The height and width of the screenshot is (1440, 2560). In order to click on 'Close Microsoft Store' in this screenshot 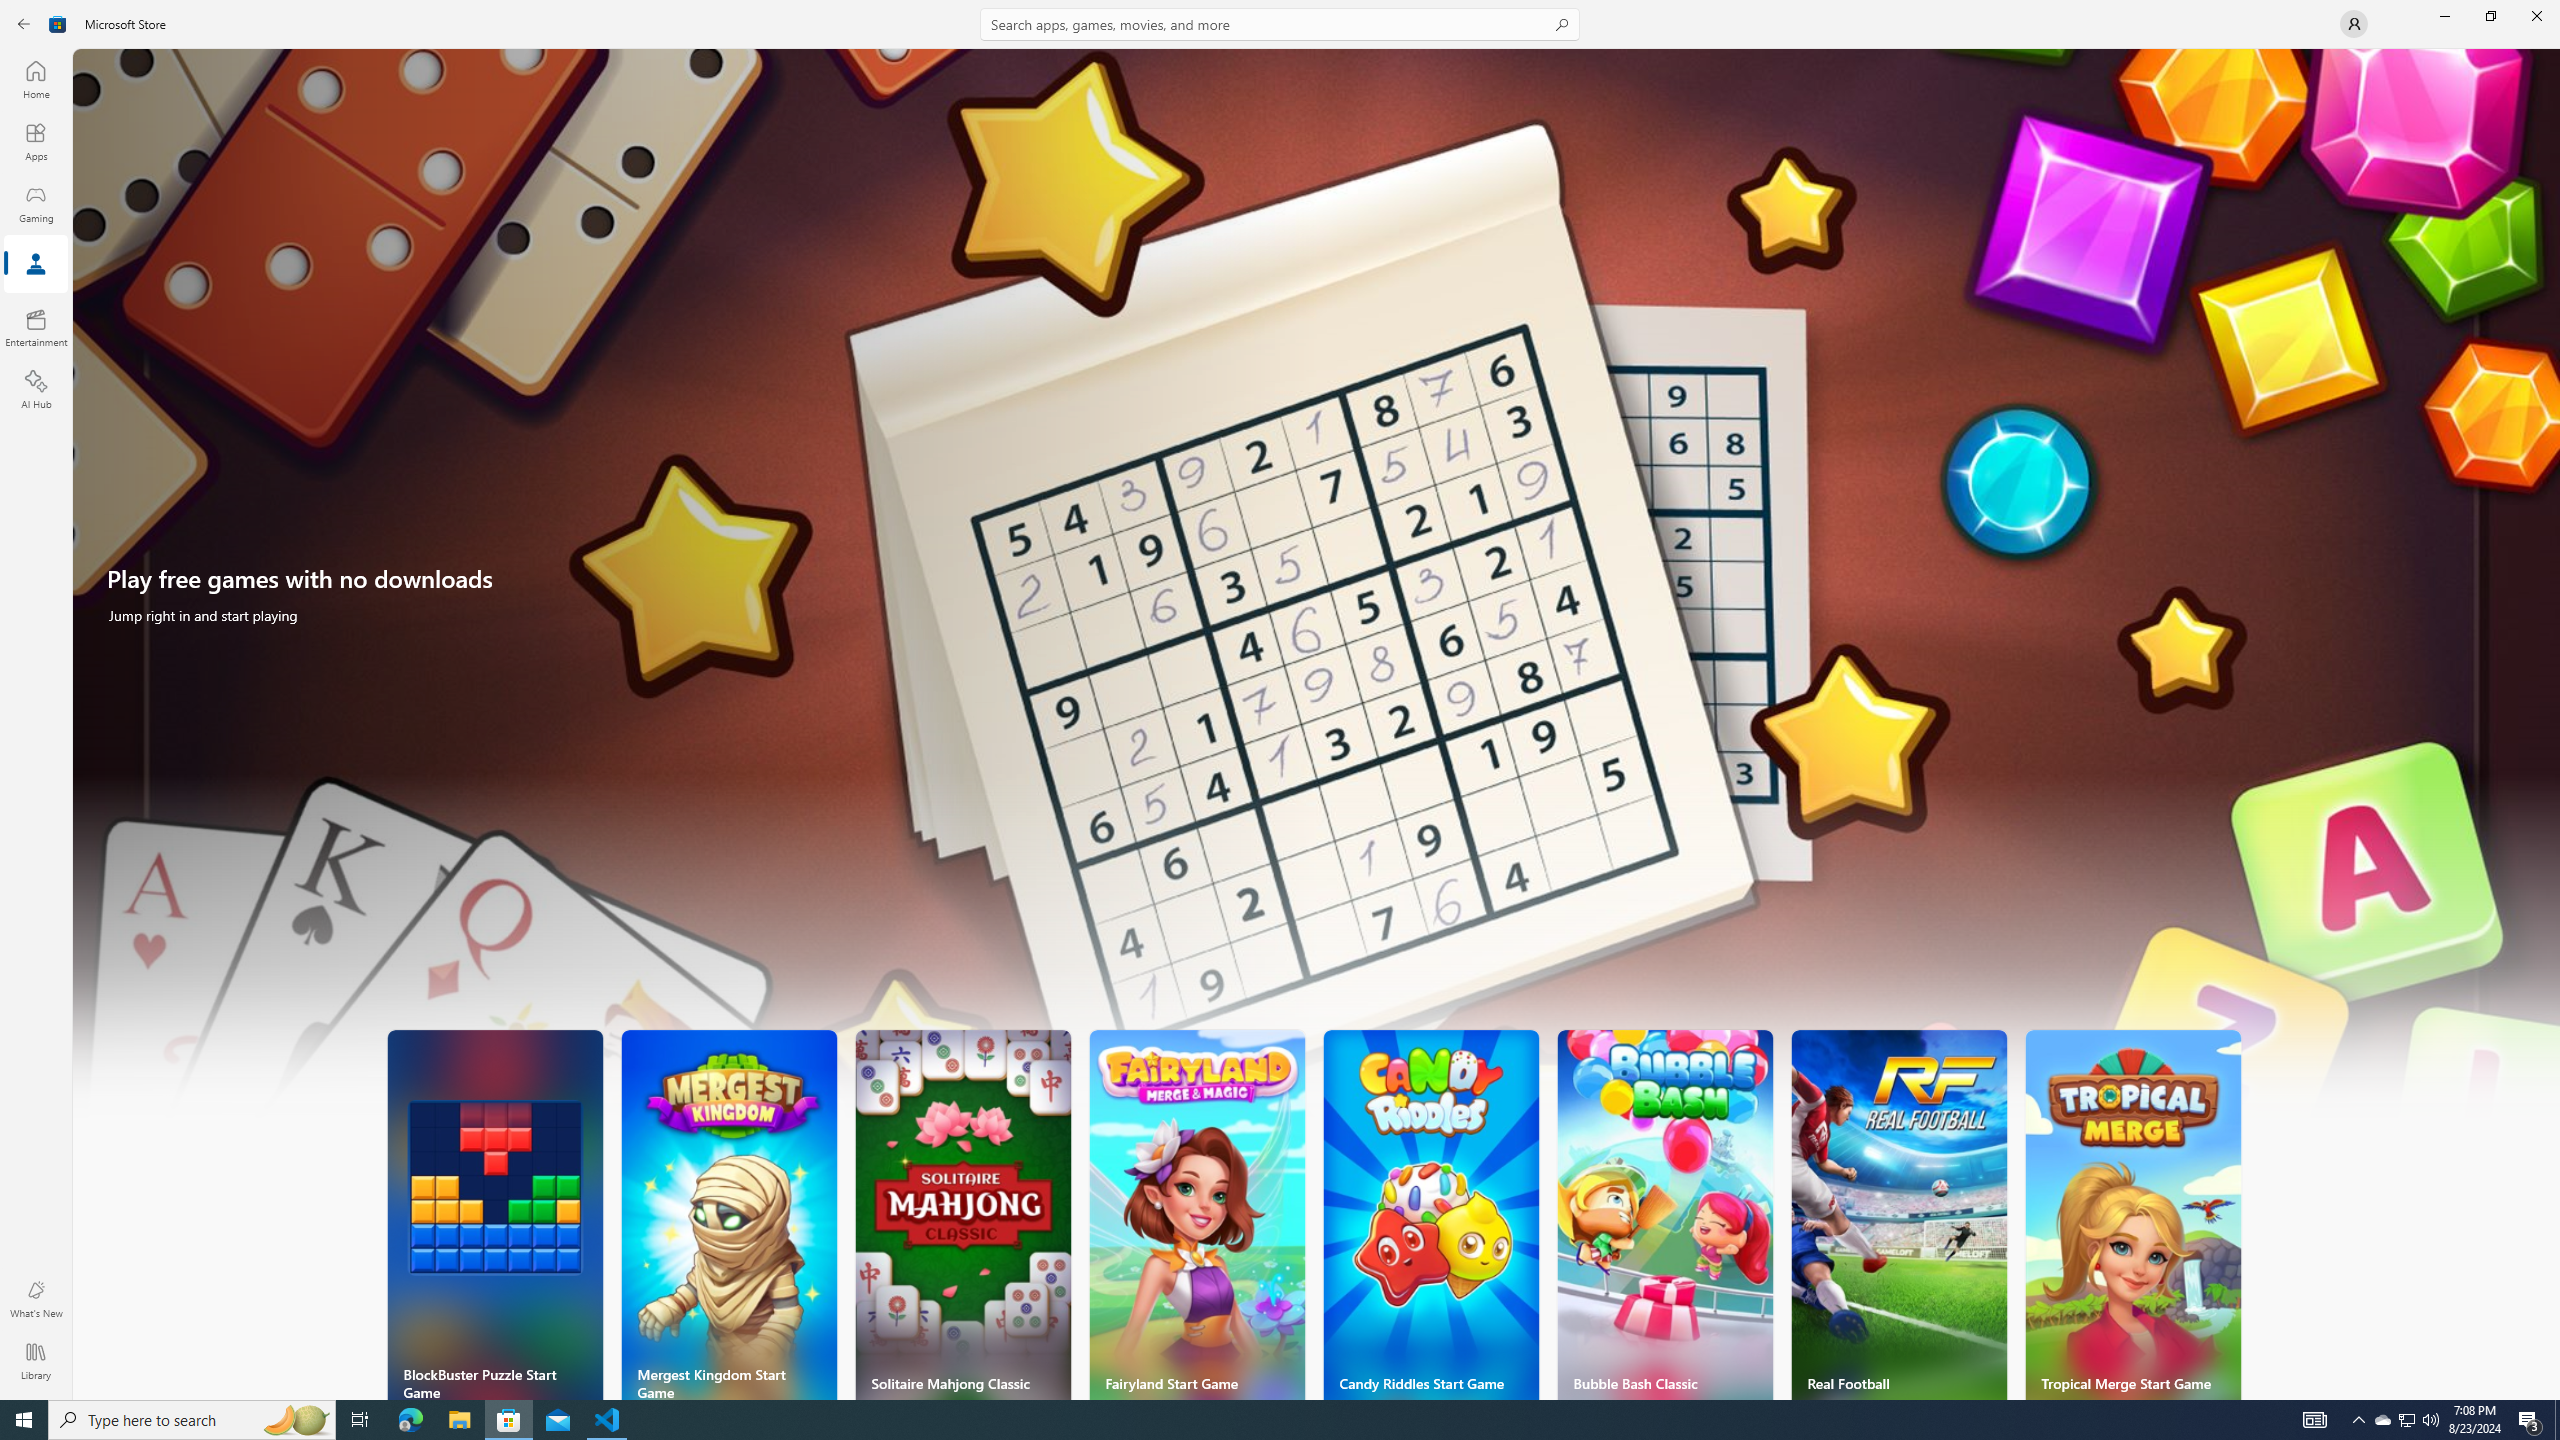, I will do `click(2535, 15)`.